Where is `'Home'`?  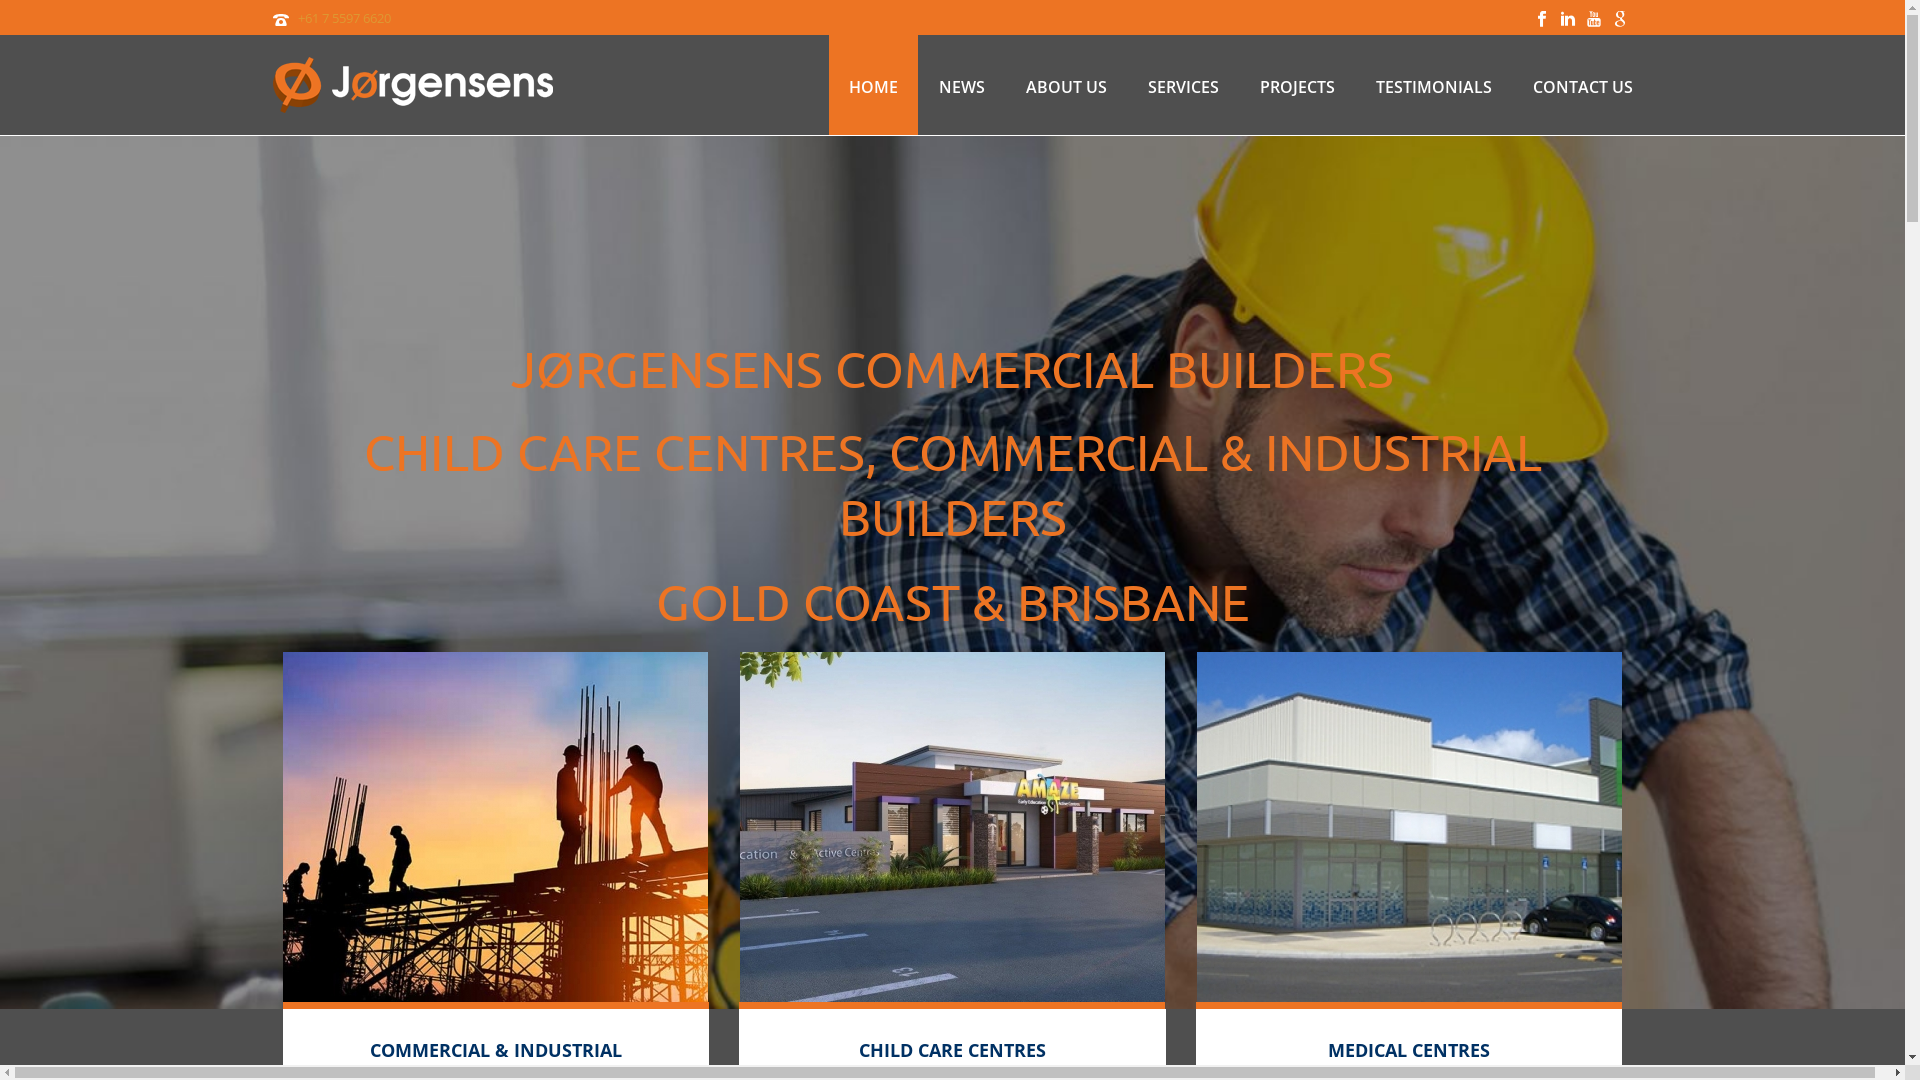
'Home' is located at coordinates (951, 826).